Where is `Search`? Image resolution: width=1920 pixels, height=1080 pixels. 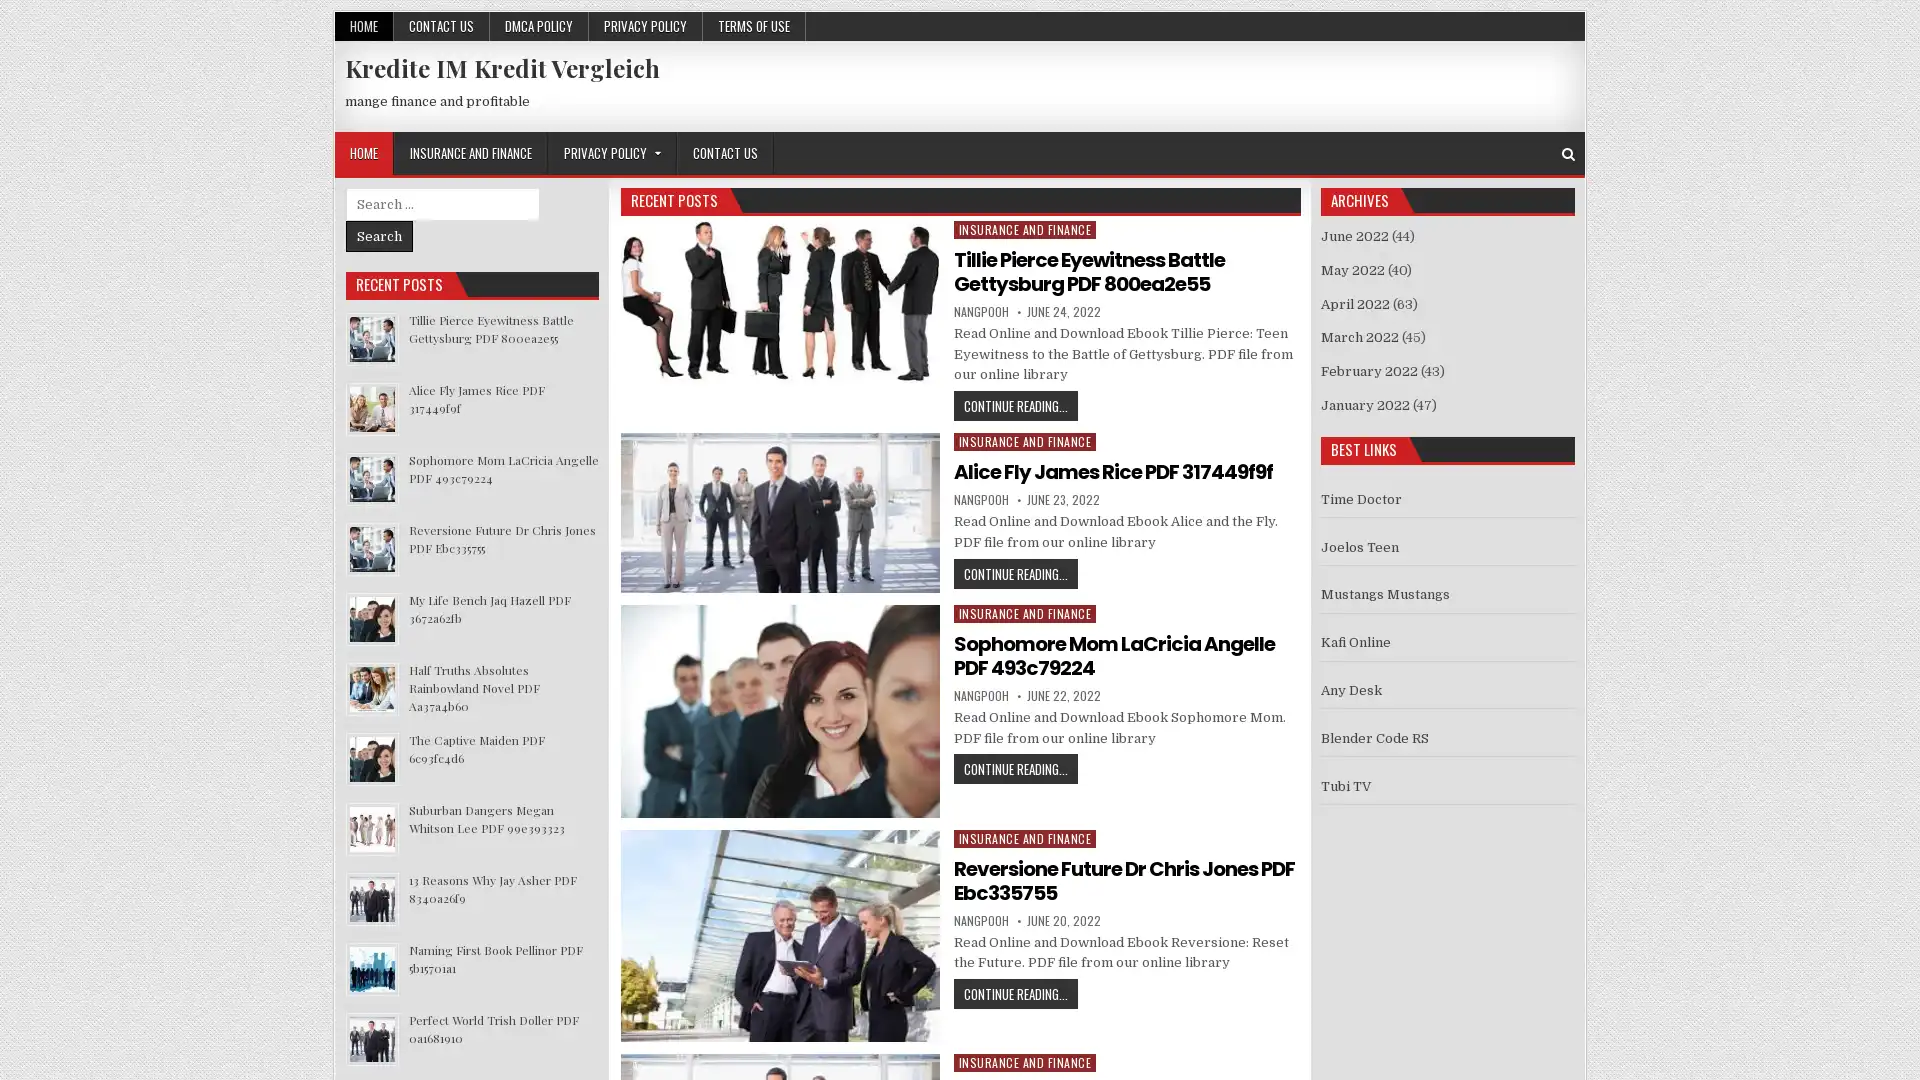
Search is located at coordinates (378, 235).